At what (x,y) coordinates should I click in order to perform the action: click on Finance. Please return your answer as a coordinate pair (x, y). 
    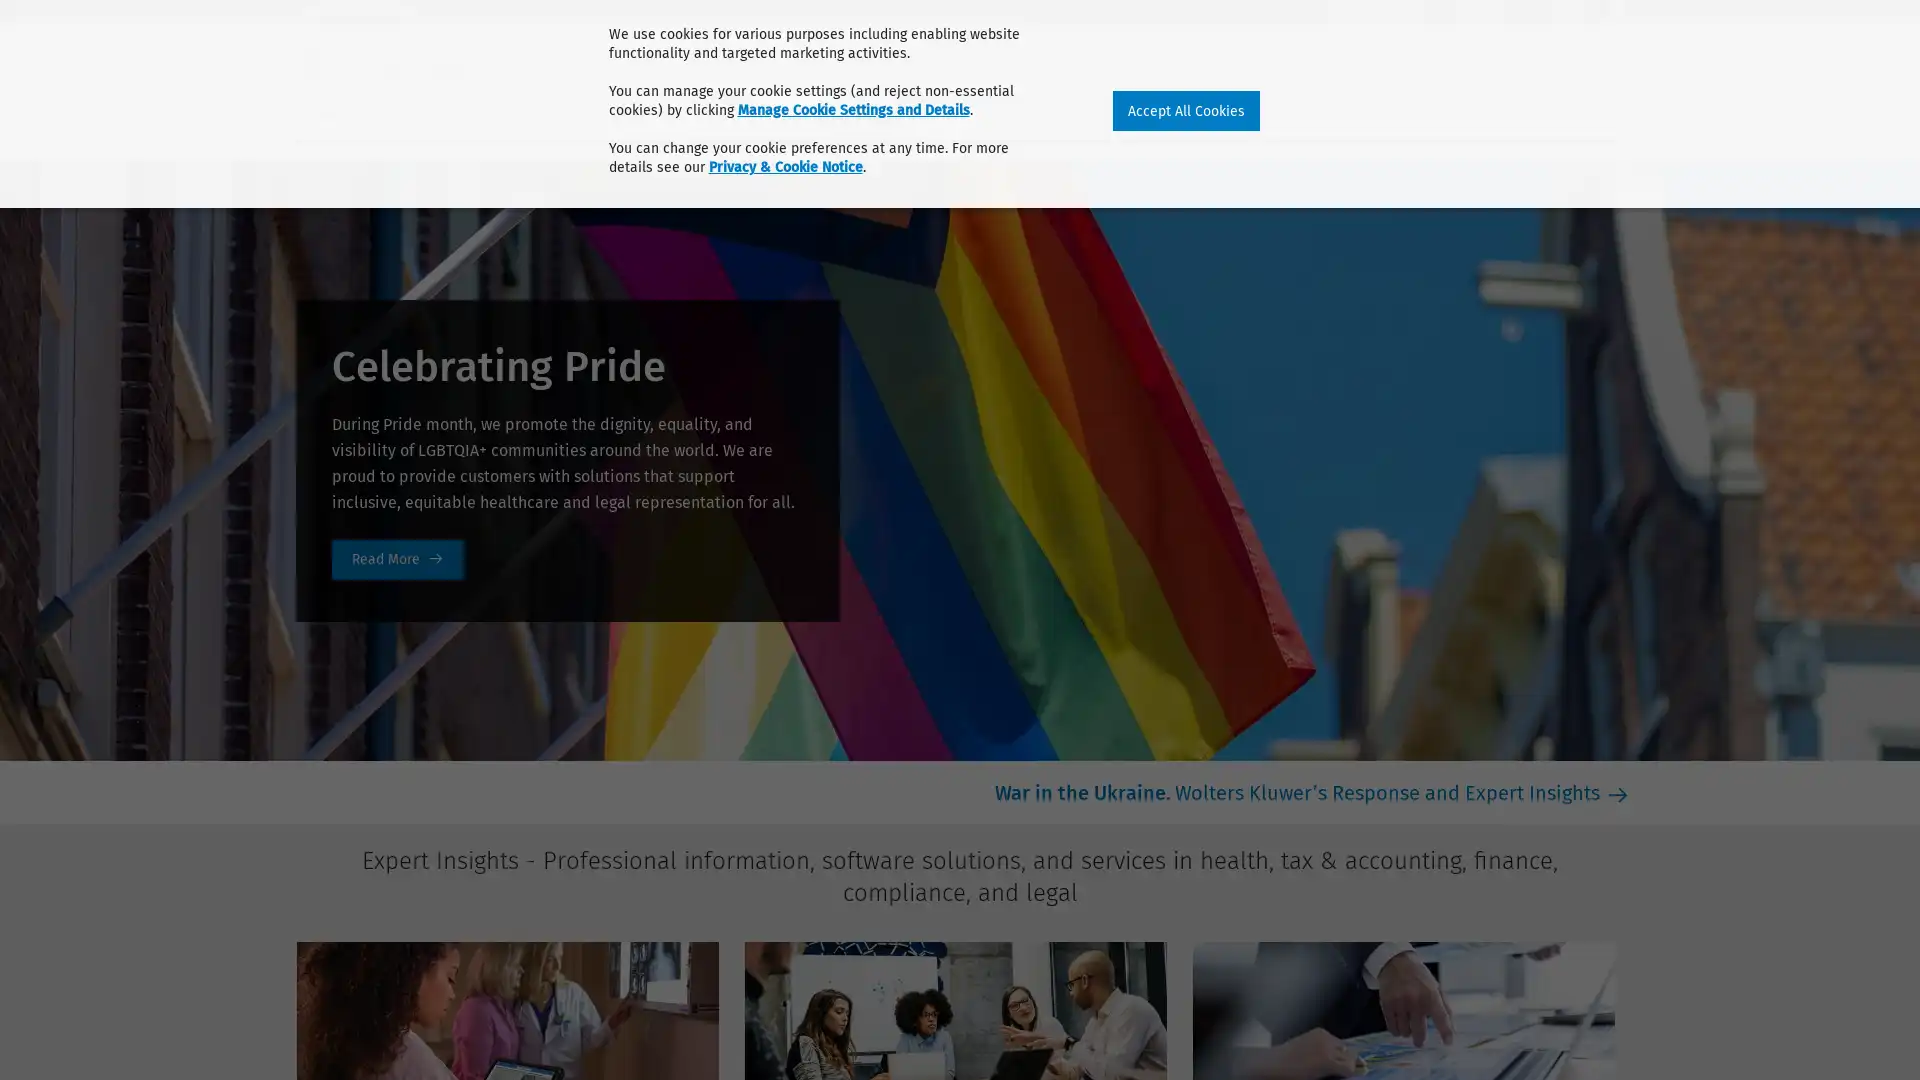
    Looking at the image, I should click on (628, 112).